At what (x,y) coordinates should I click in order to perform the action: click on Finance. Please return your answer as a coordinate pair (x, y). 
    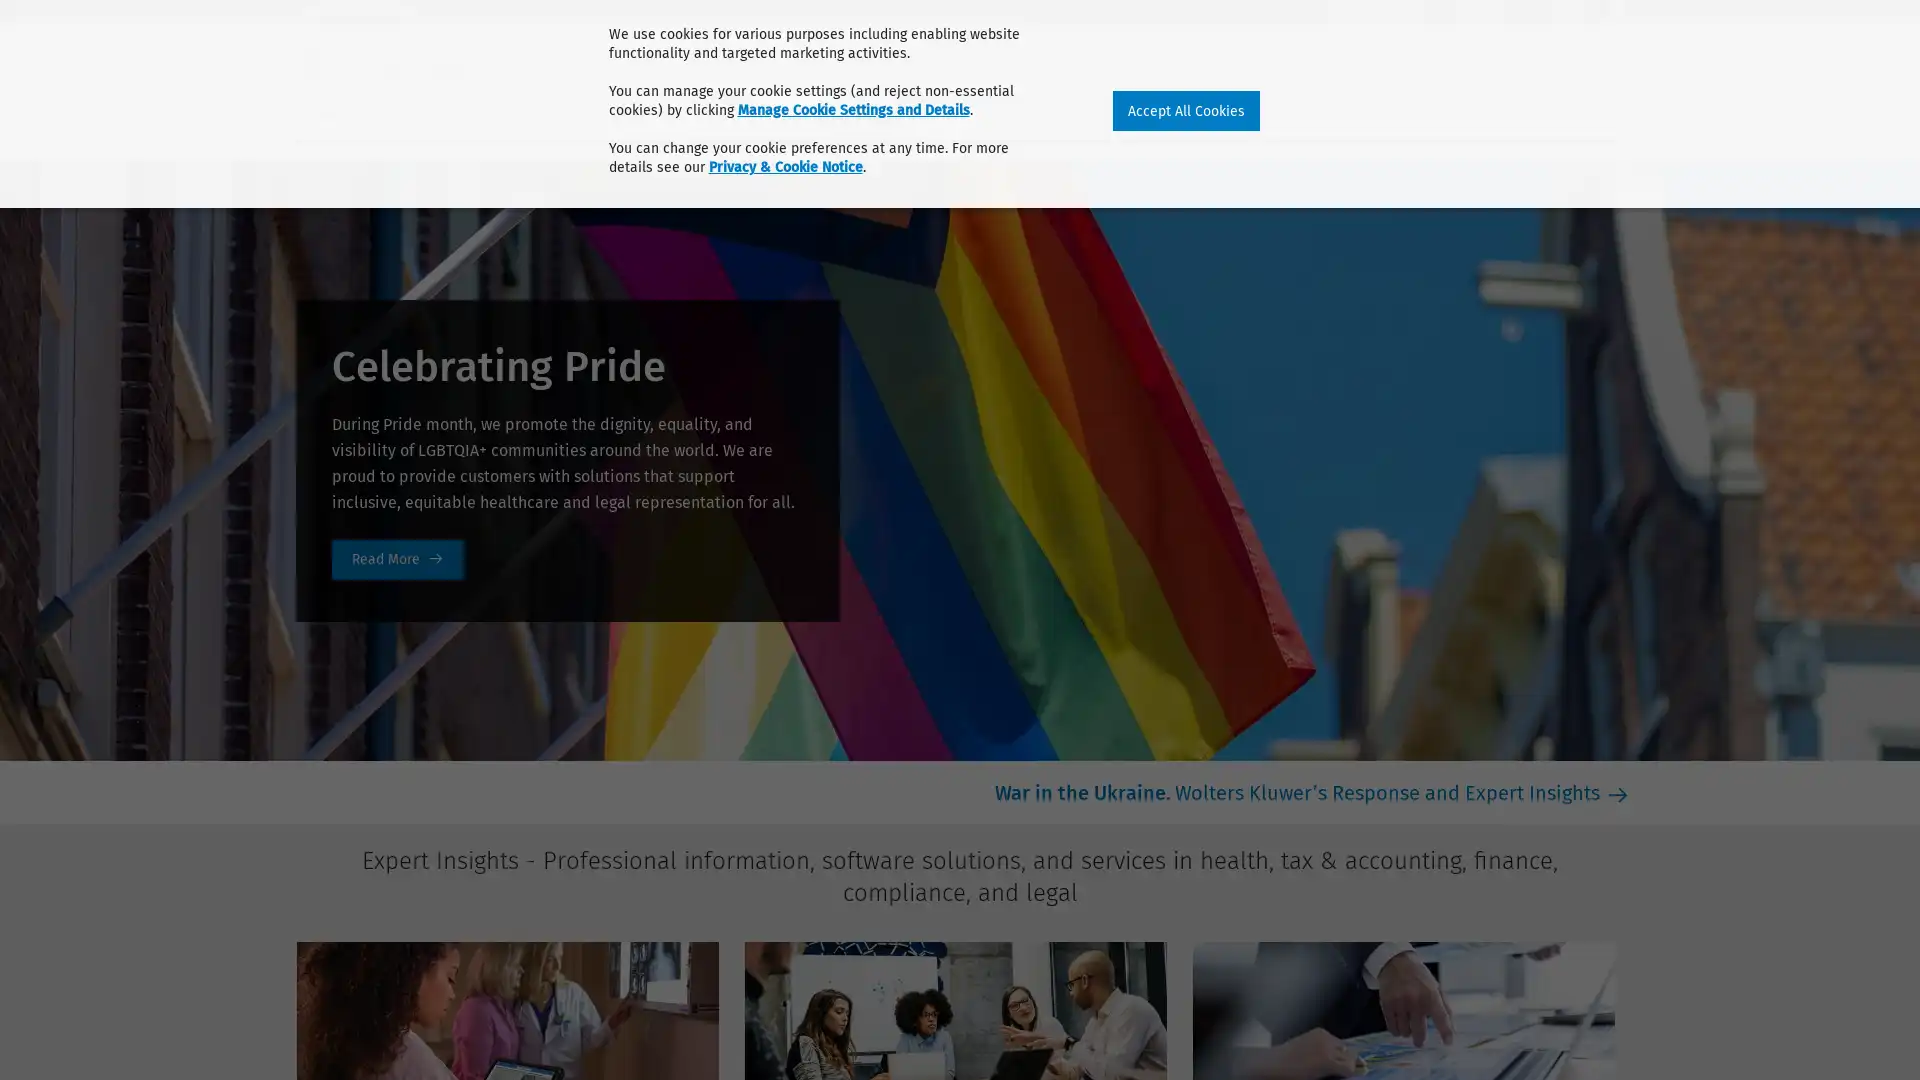
    Looking at the image, I should click on (628, 112).